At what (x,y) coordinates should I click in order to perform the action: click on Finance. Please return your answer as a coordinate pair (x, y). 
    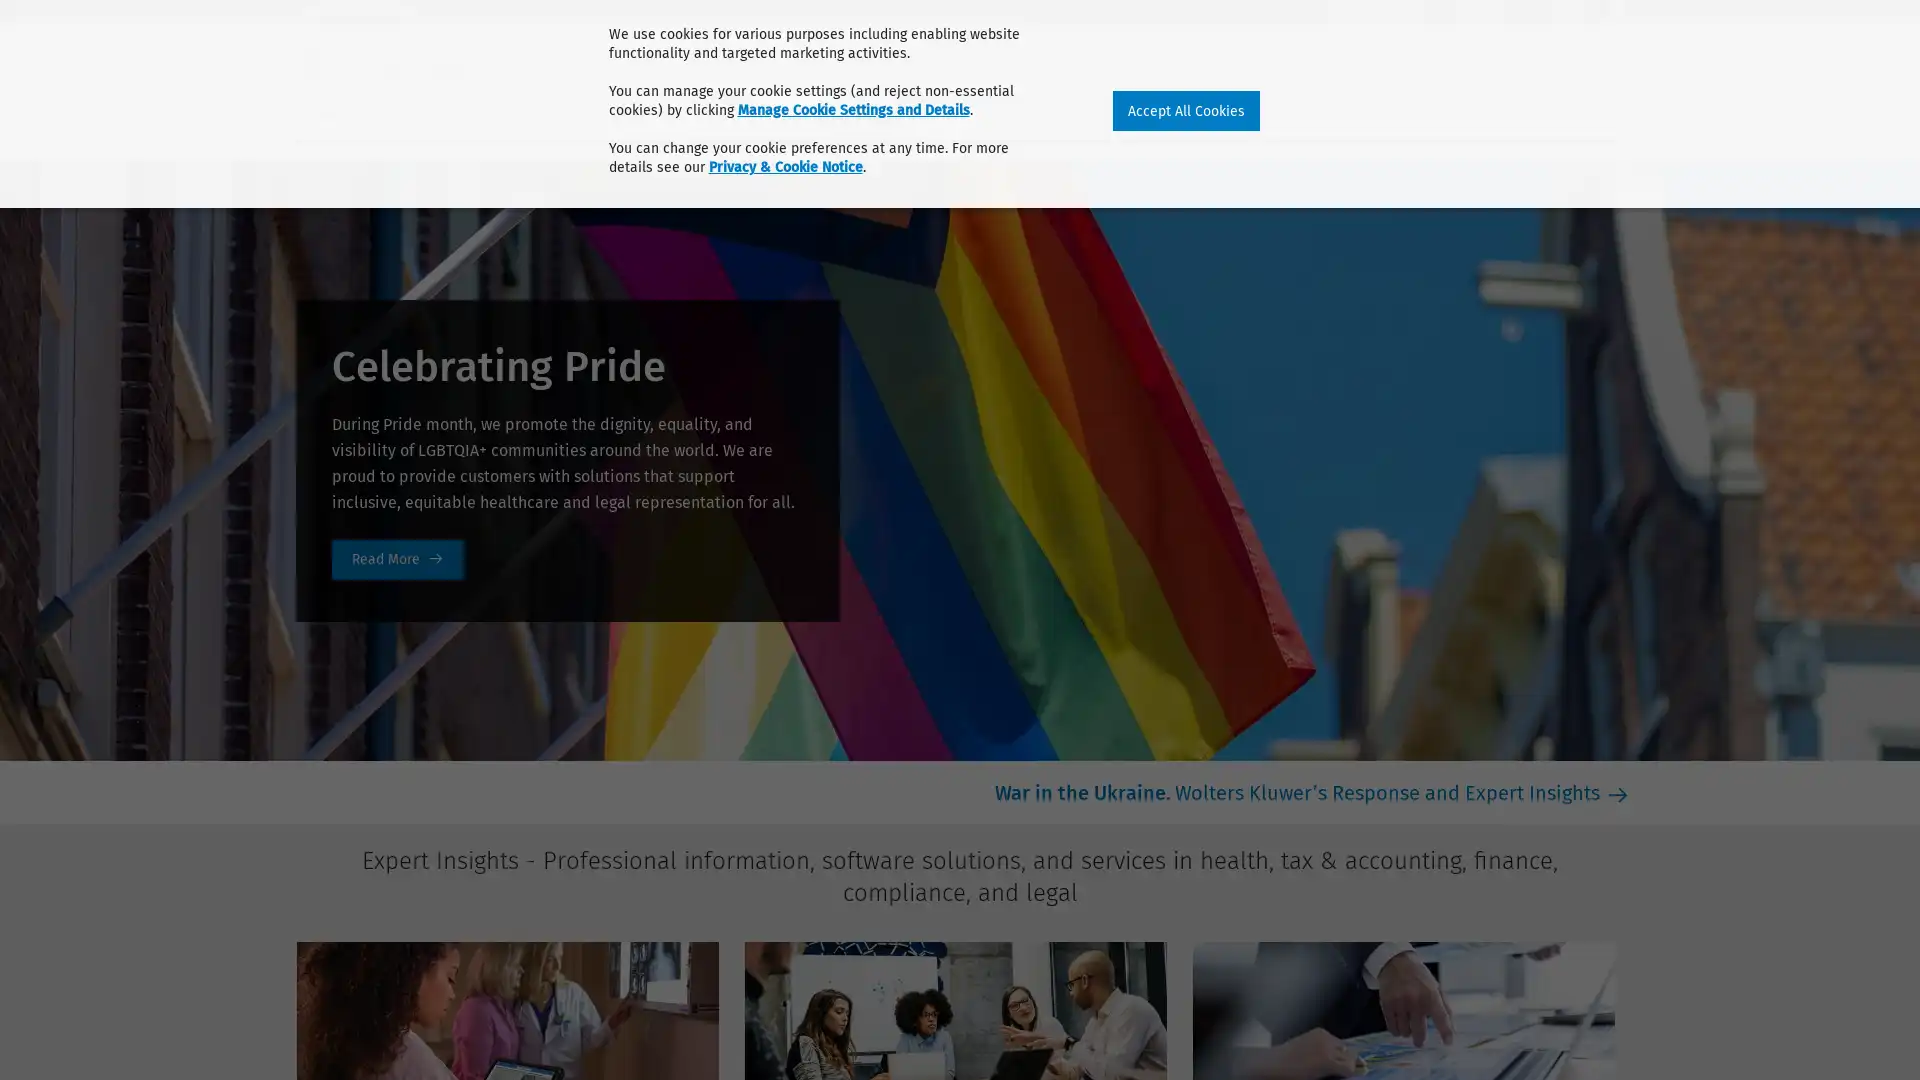
    Looking at the image, I should click on (628, 112).